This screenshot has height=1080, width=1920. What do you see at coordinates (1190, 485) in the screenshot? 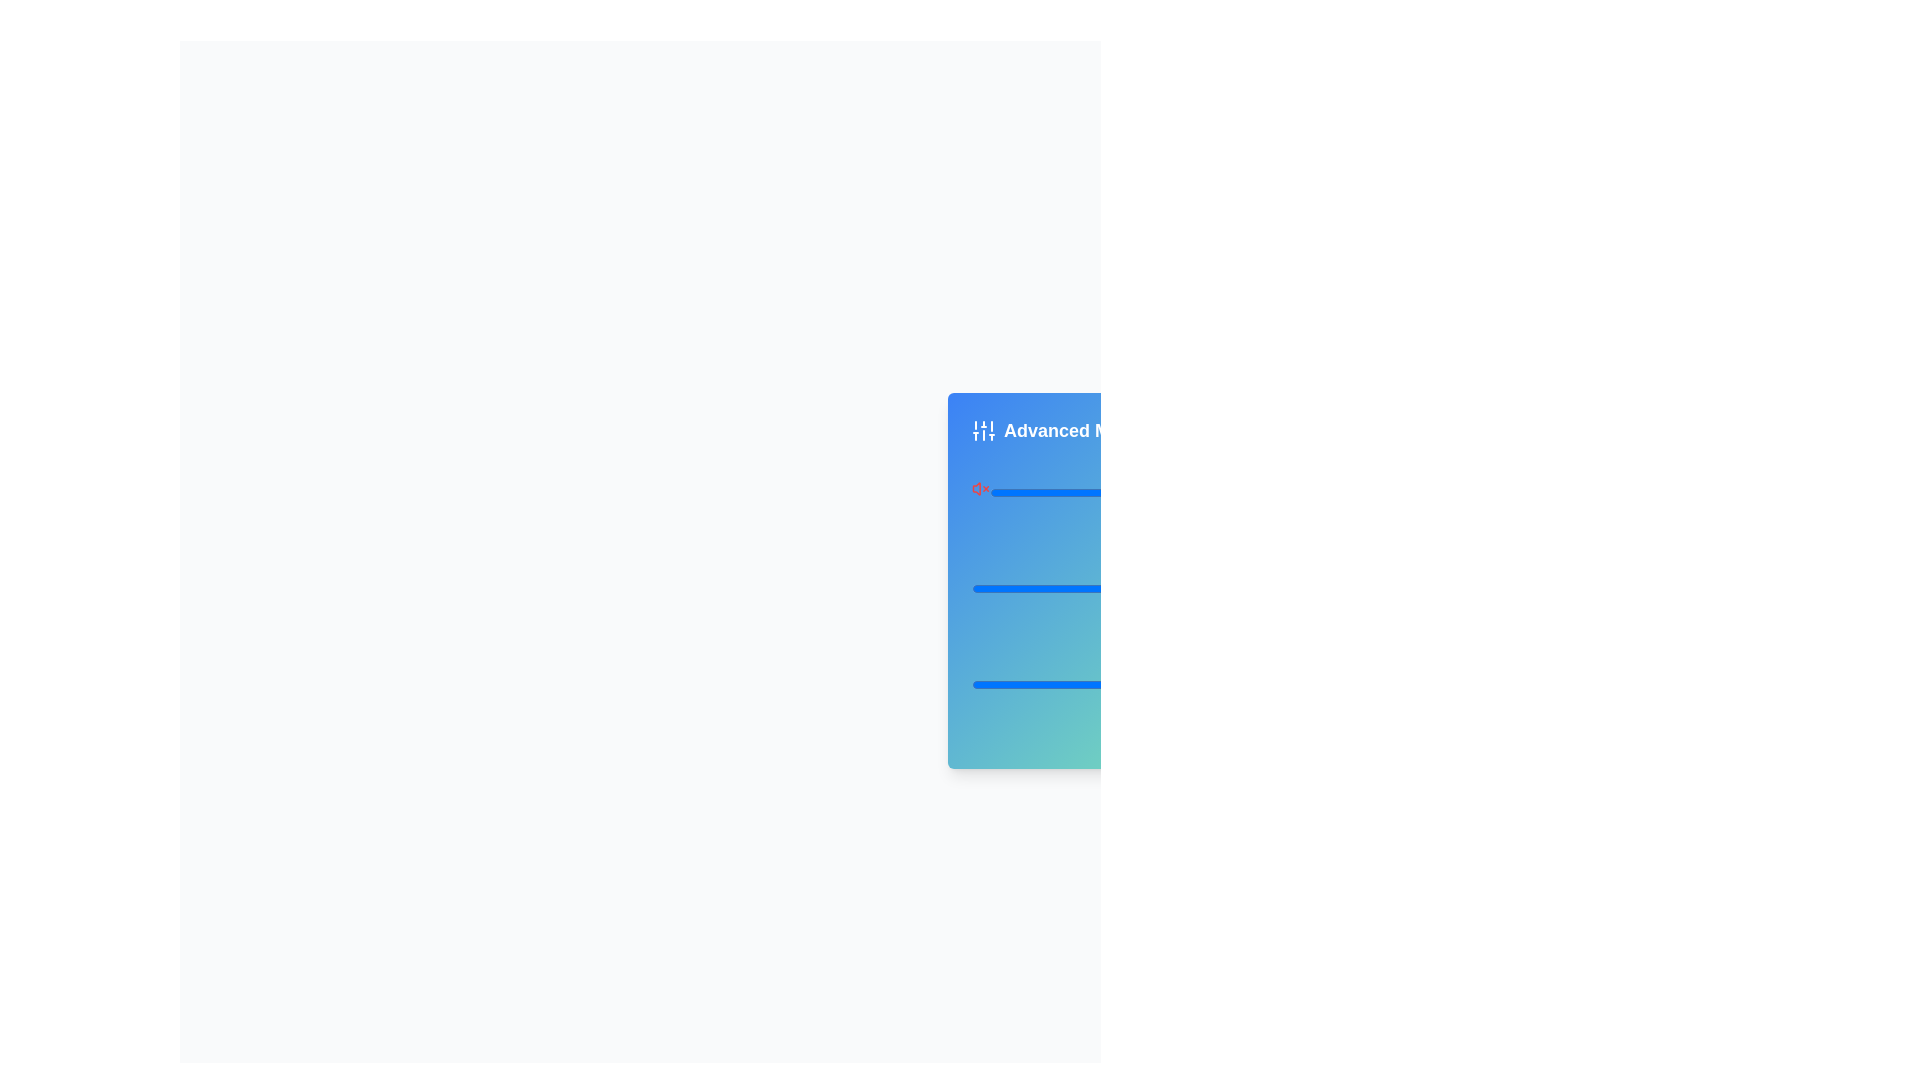
I see `the slider value` at bounding box center [1190, 485].